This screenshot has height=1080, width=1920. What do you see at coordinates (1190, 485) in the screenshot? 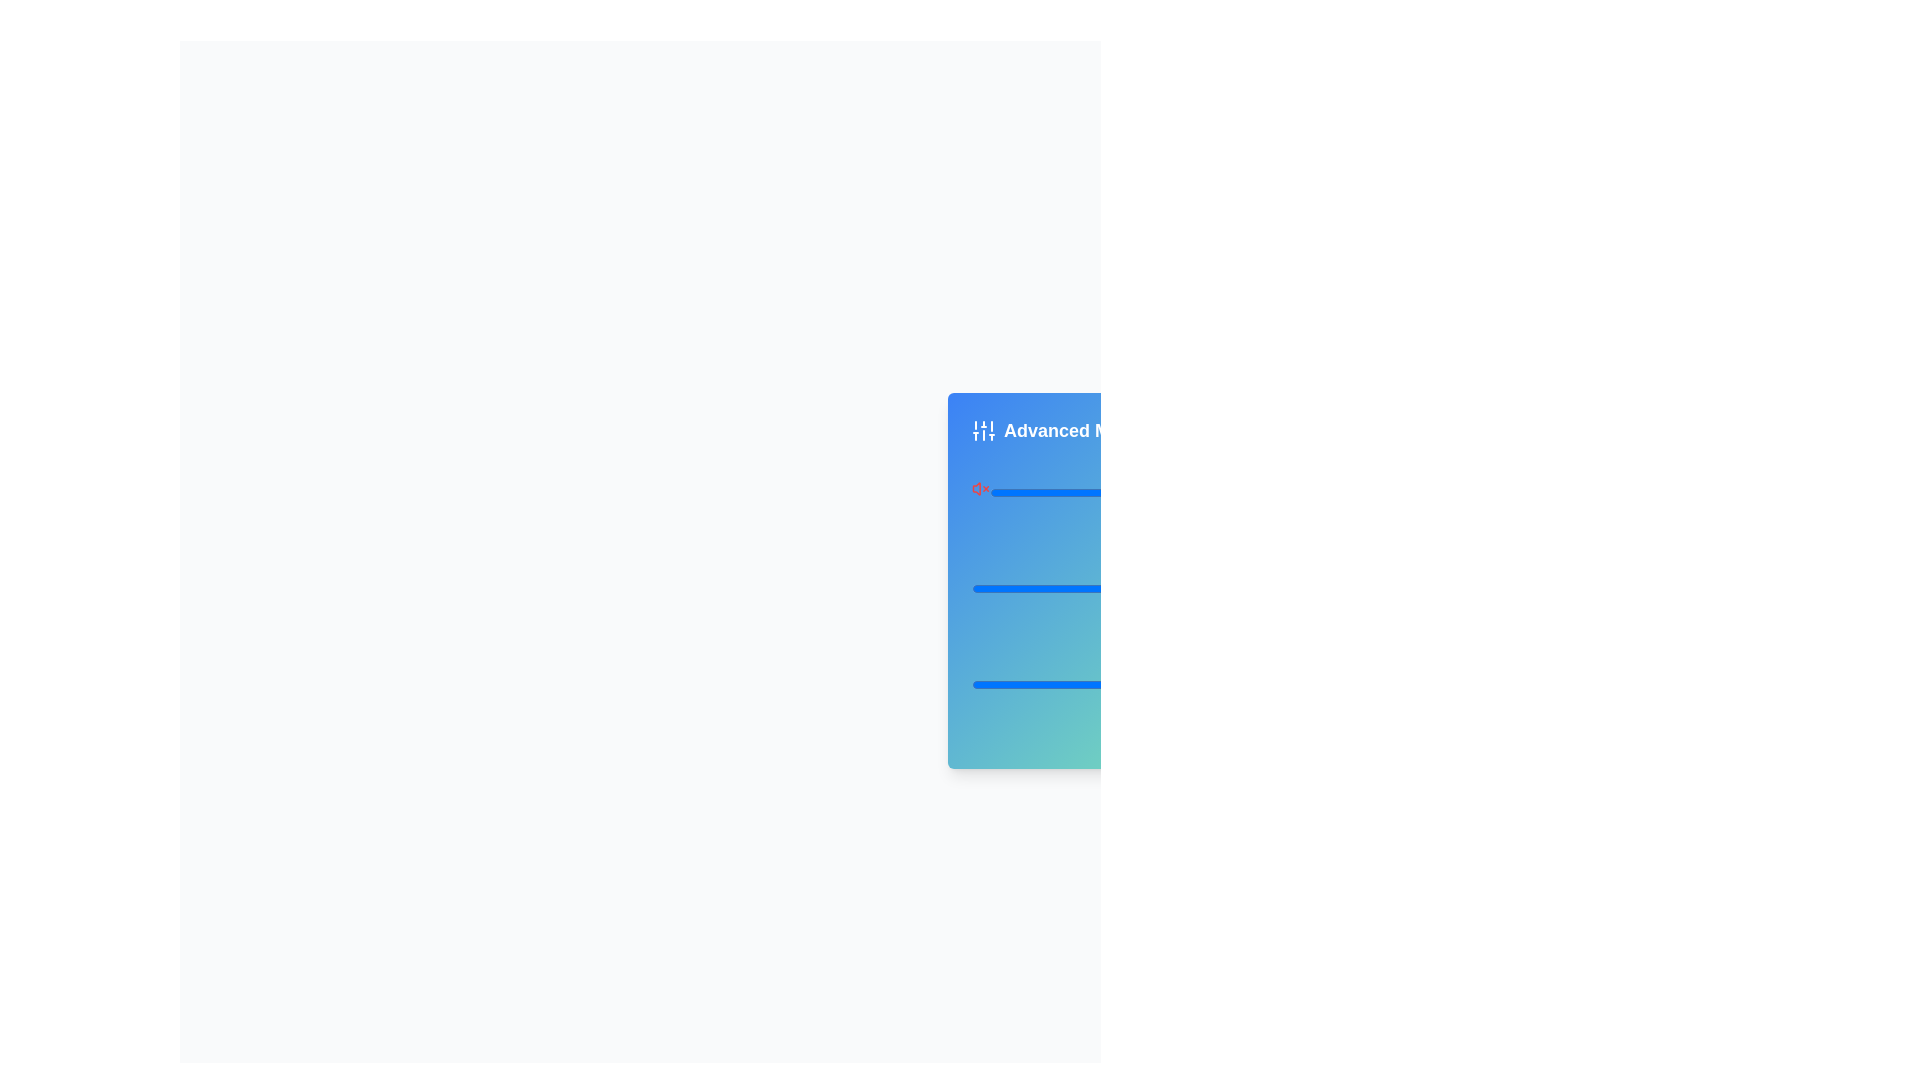
I see `the slider value` at bounding box center [1190, 485].